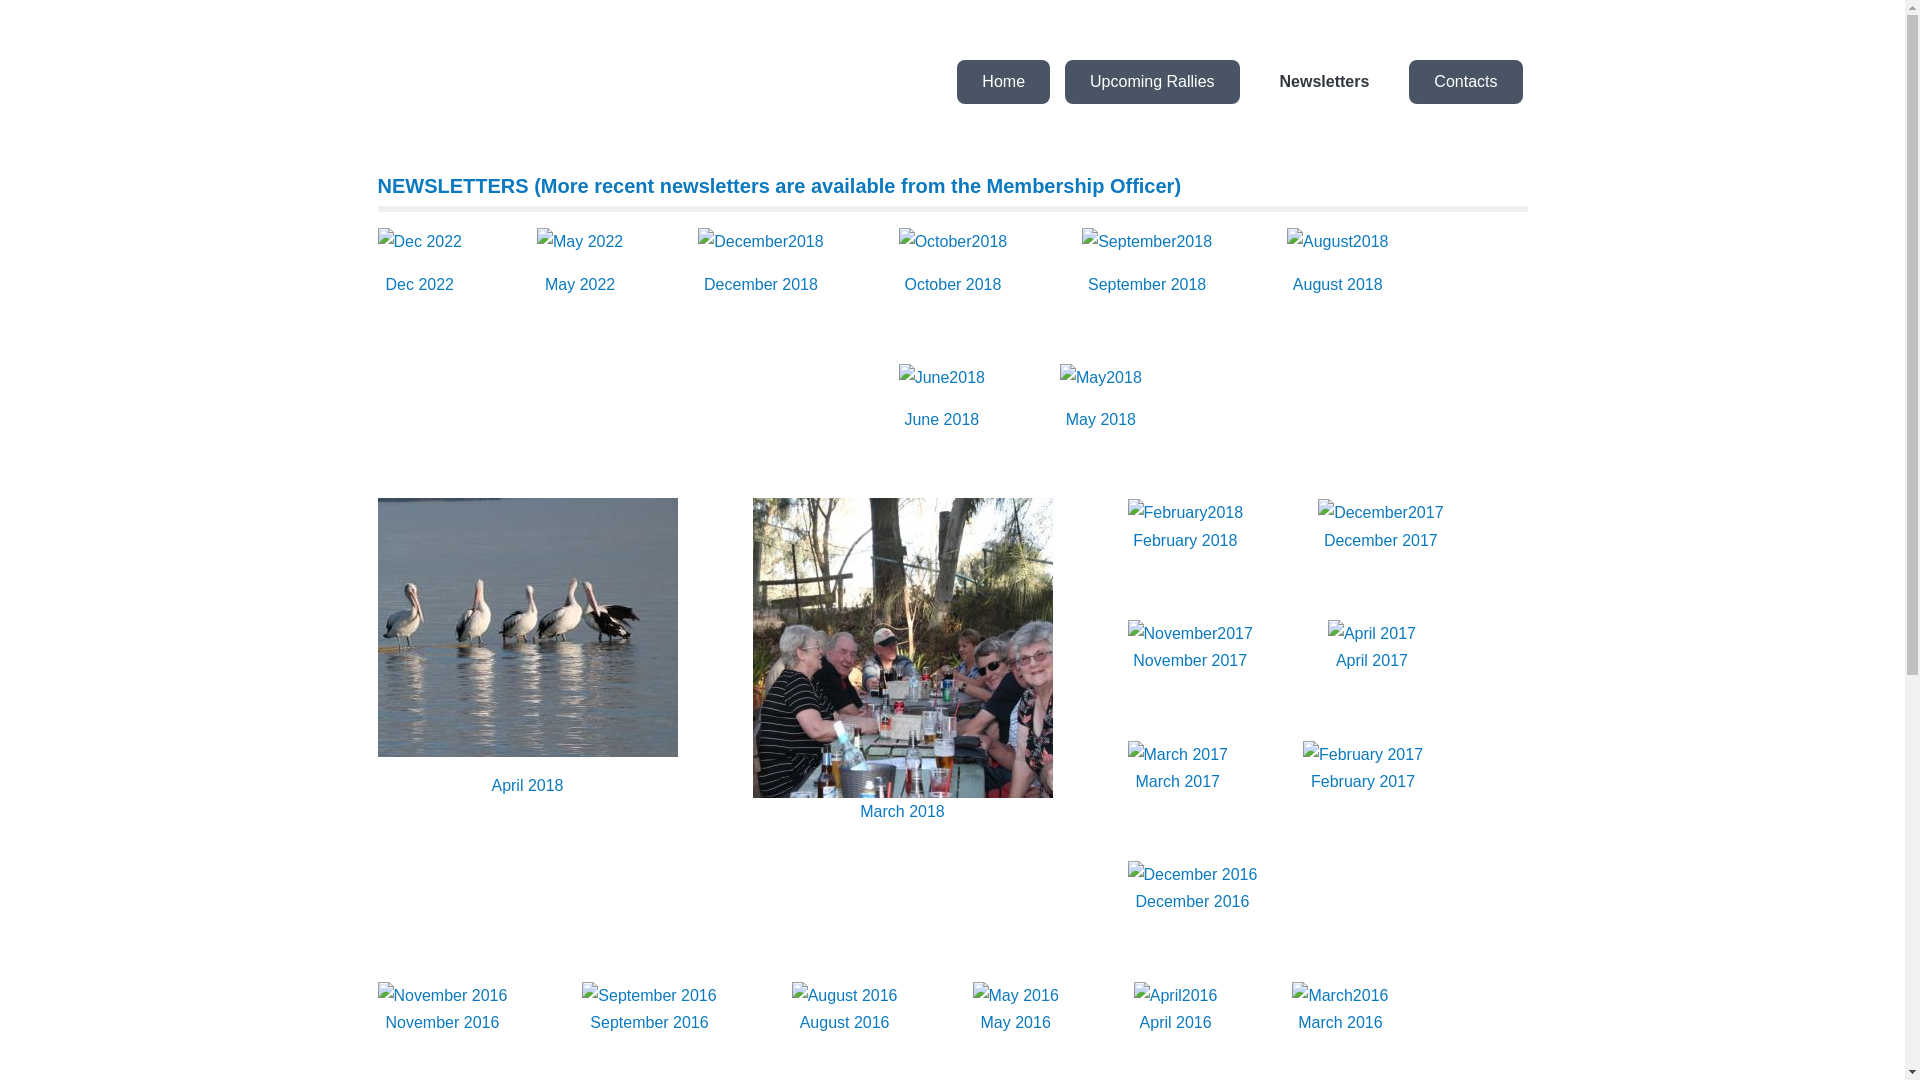  Describe the element at coordinates (901, 811) in the screenshot. I see `'March 2018'` at that location.